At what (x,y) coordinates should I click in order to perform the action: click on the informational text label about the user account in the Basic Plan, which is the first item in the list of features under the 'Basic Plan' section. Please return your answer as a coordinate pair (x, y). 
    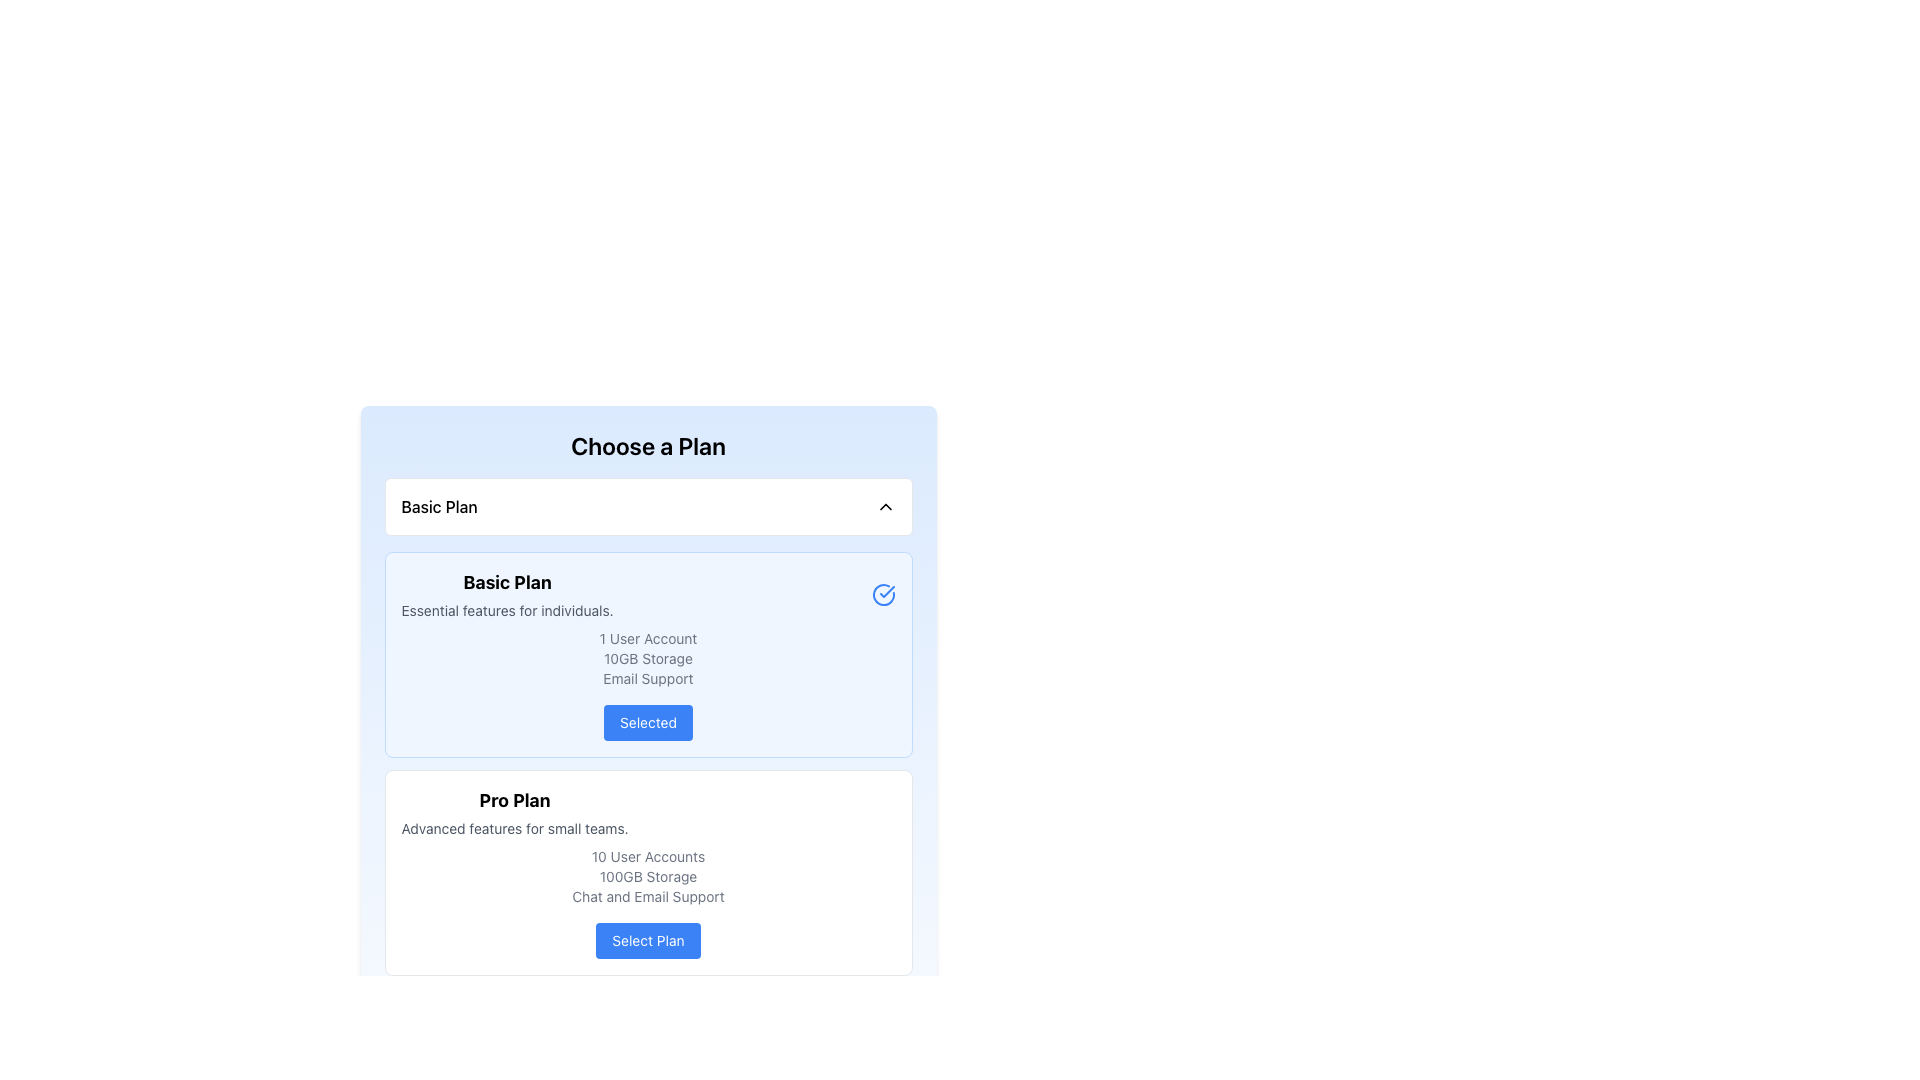
    Looking at the image, I should click on (648, 639).